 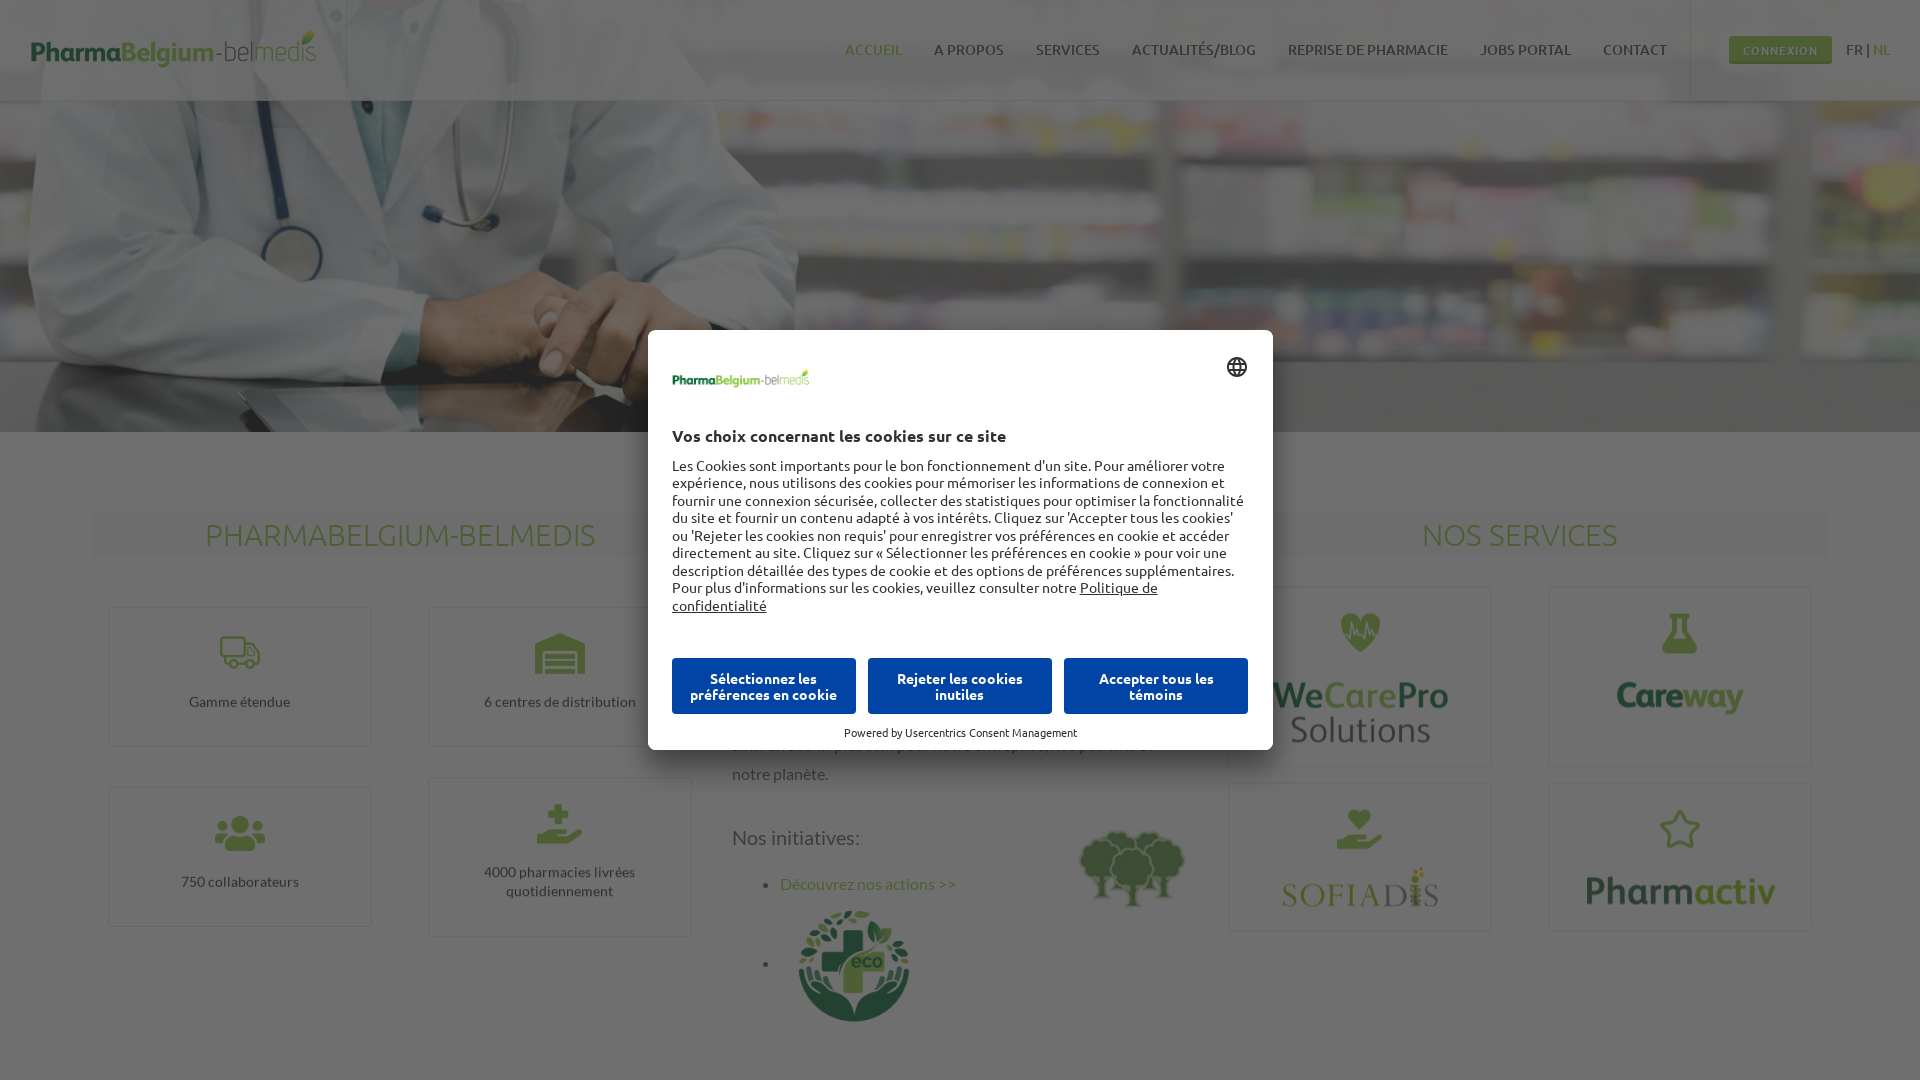 I want to click on 'WeCarePro', so click(x=1302, y=637).